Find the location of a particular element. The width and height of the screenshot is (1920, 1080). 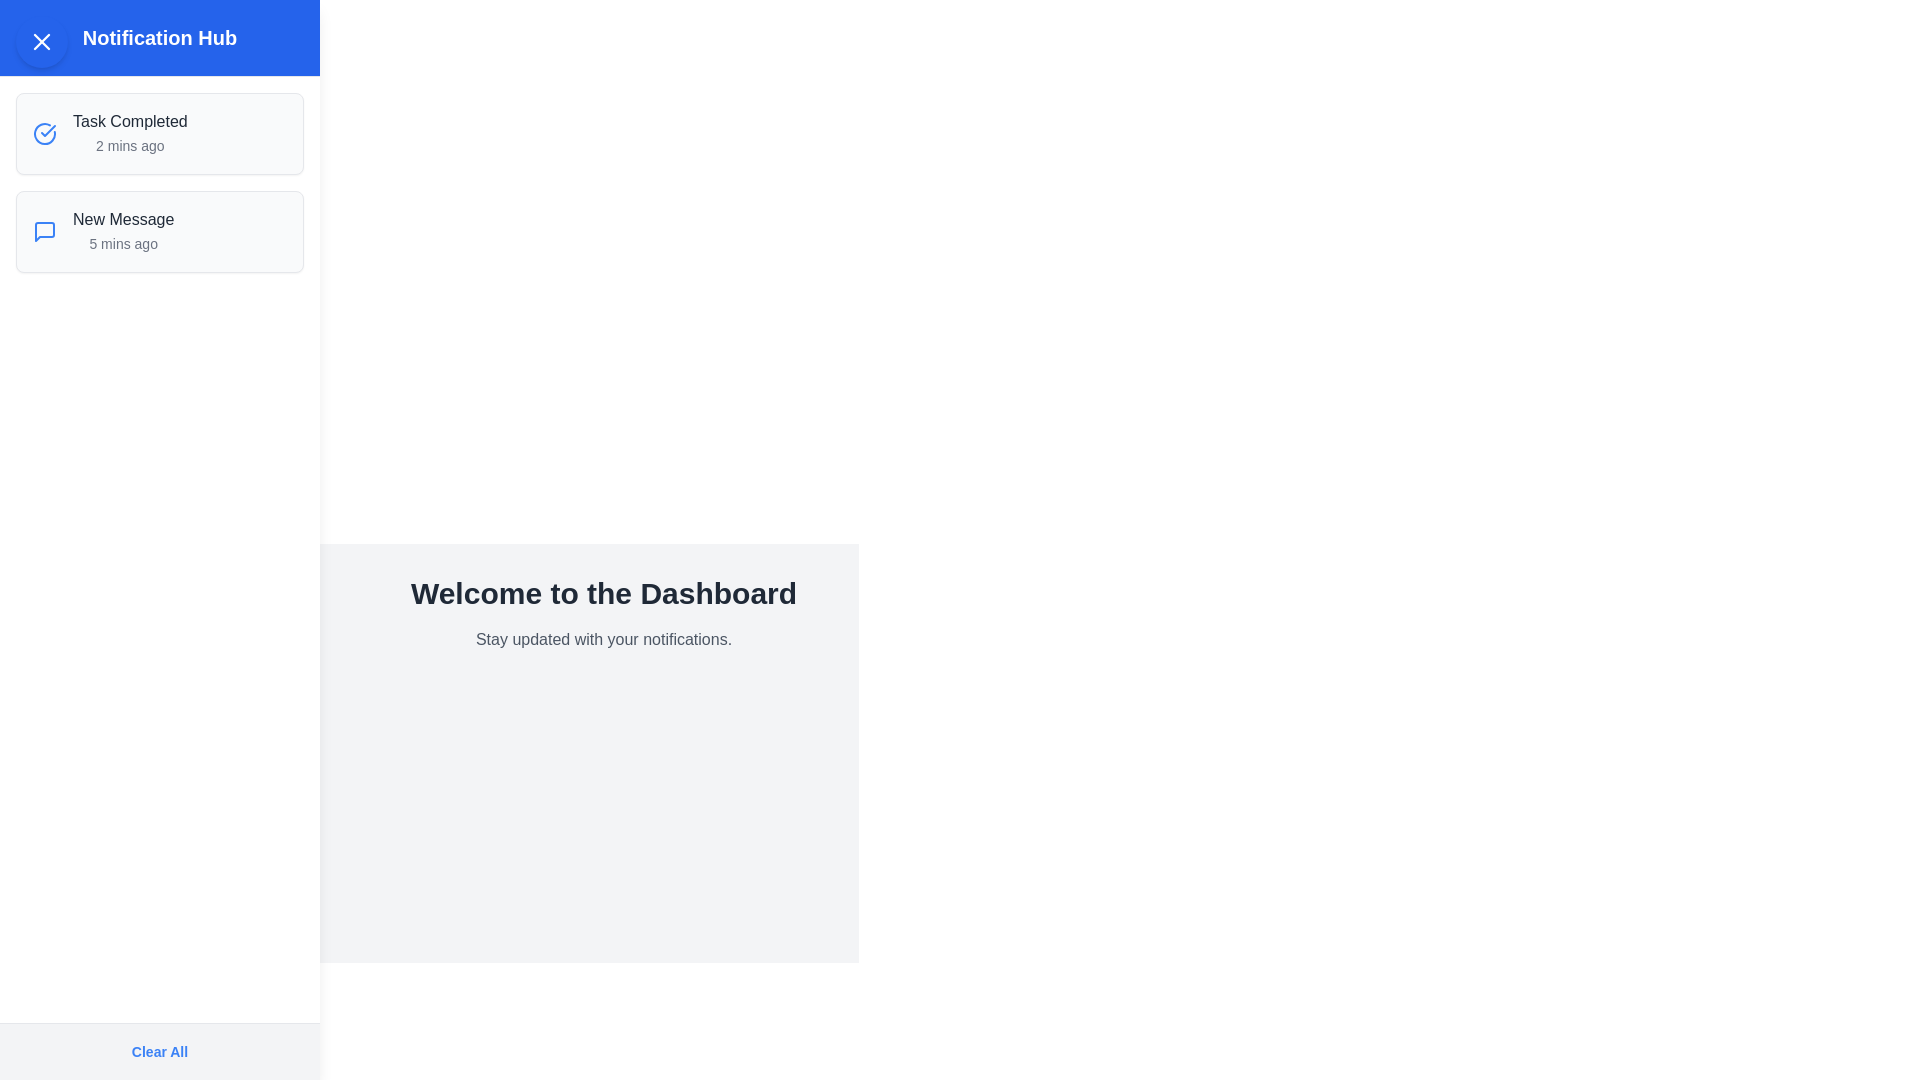

the Text label displaying a notification title and timestamp that indicates a new message received 5 minutes ago is located at coordinates (122, 230).